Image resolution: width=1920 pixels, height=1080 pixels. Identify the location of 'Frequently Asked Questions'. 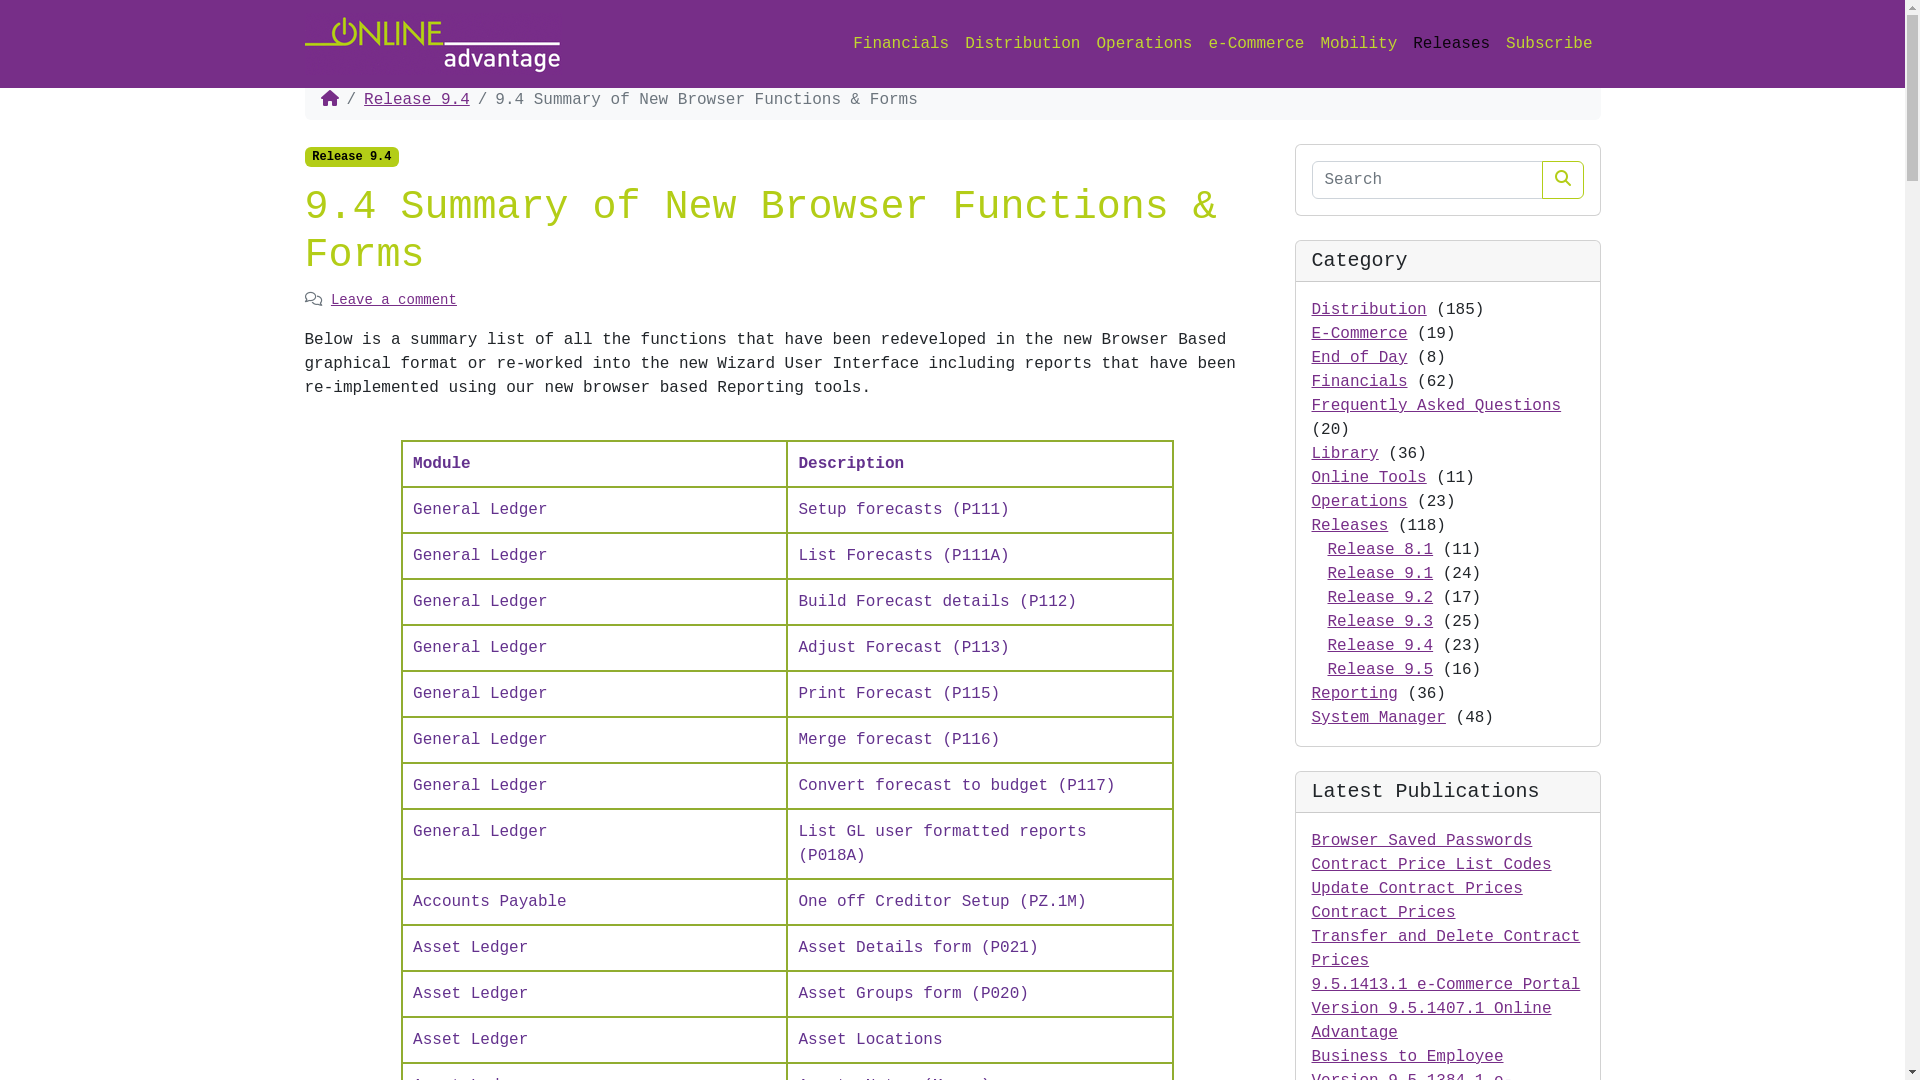
(1435, 405).